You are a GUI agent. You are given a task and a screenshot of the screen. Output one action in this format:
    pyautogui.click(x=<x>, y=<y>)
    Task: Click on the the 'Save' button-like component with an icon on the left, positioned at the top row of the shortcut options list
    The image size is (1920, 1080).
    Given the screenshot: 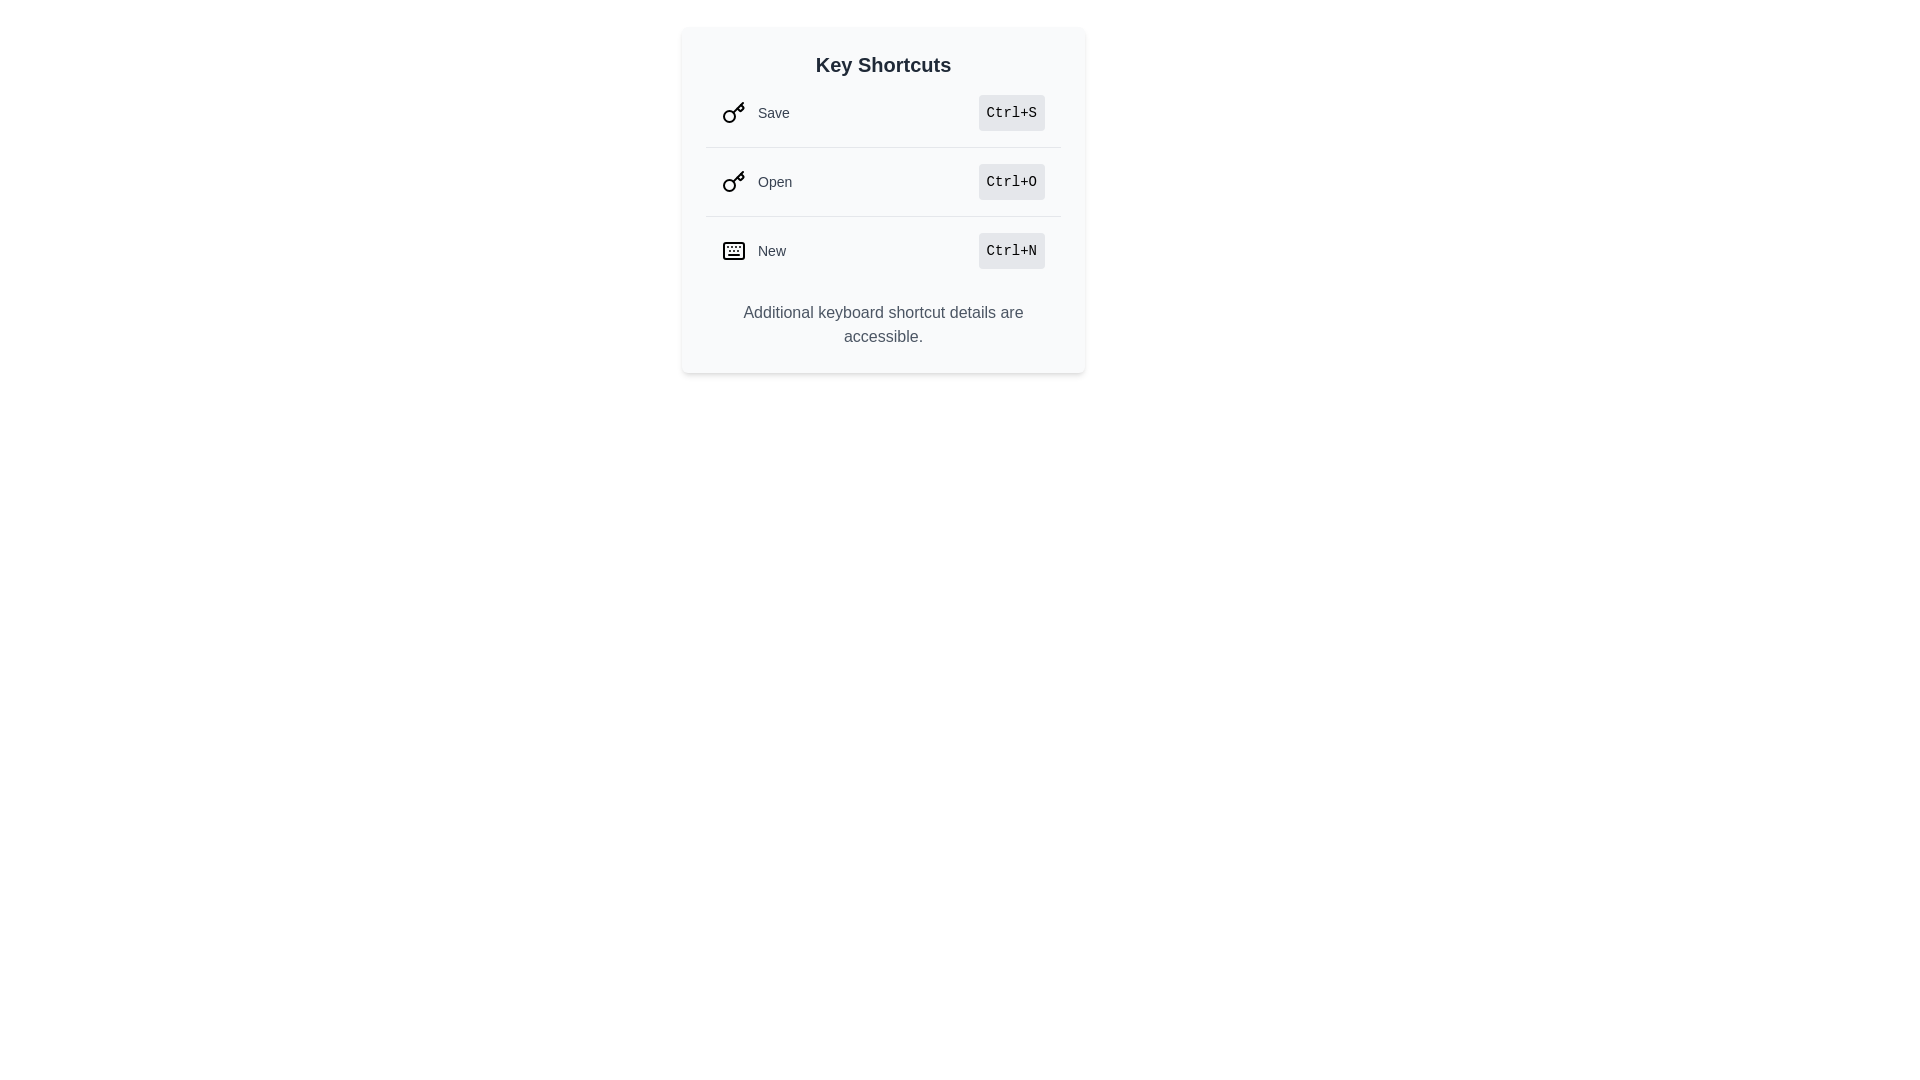 What is the action you would take?
    pyautogui.click(x=754, y=112)
    